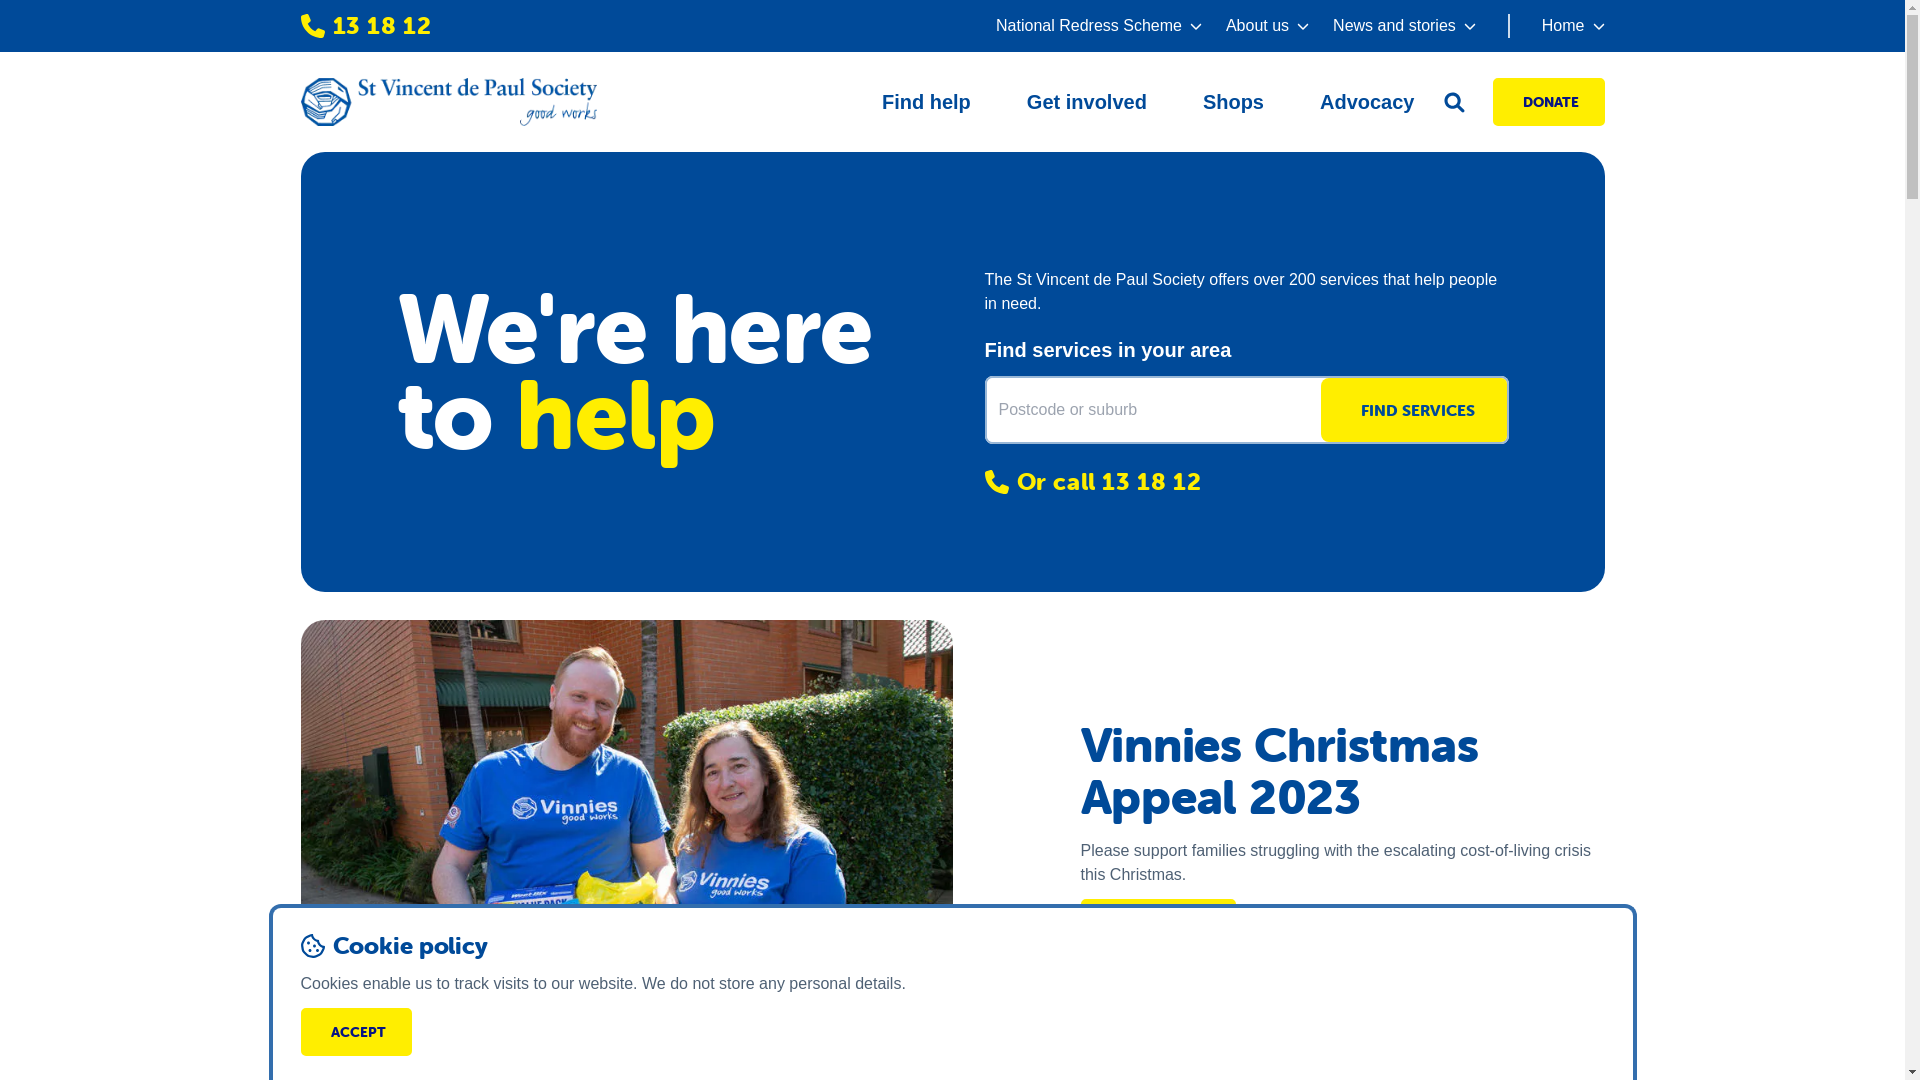 This screenshot has height=1080, width=1920. Describe the element at coordinates (1555, 26) in the screenshot. I see `'Home'` at that location.